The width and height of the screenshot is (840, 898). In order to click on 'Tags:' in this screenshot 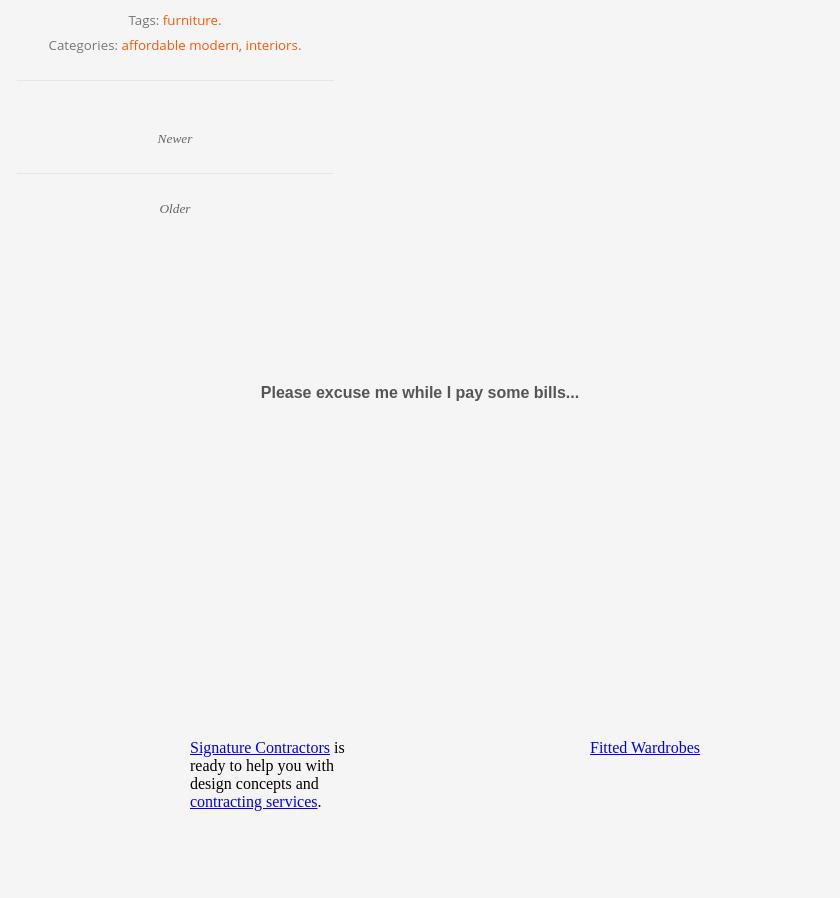, I will do `click(144, 18)`.